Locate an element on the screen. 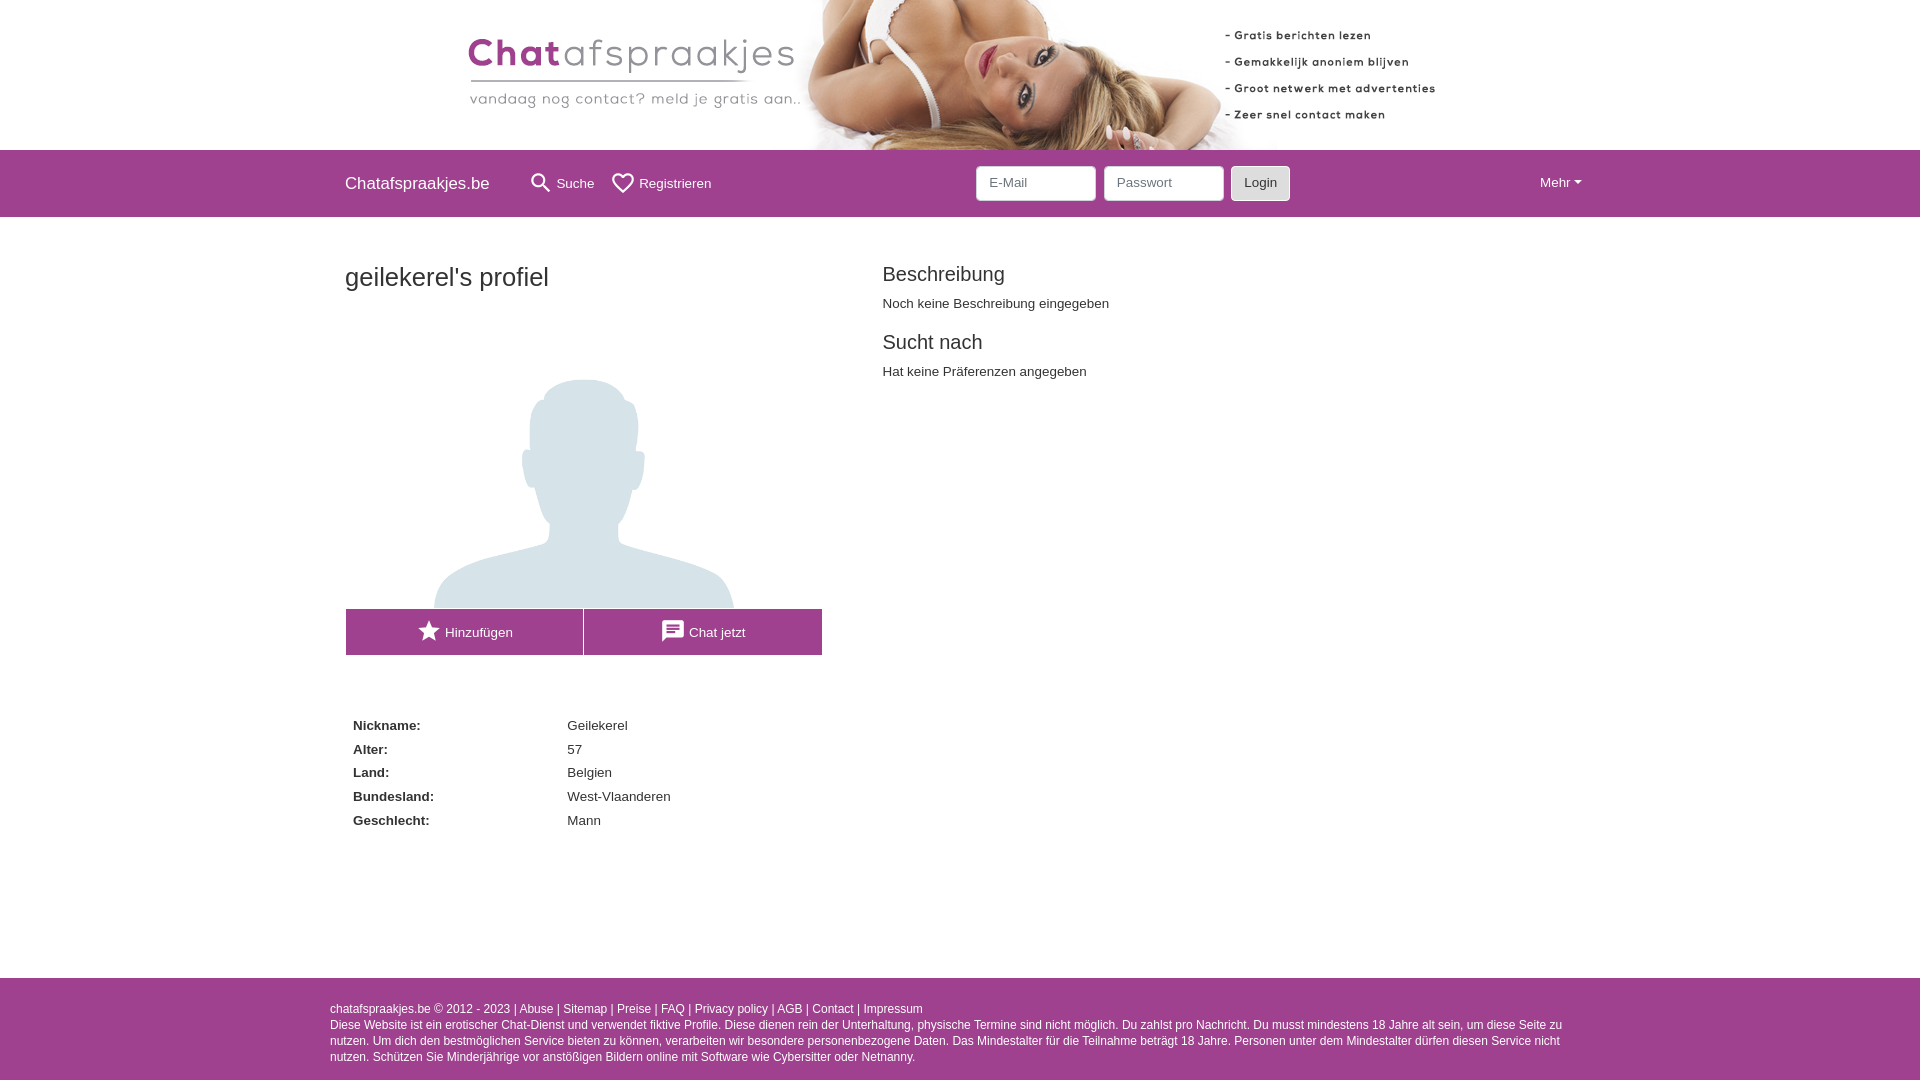 This screenshot has height=1080, width=1920. 'Mehr' is located at coordinates (1559, 183).